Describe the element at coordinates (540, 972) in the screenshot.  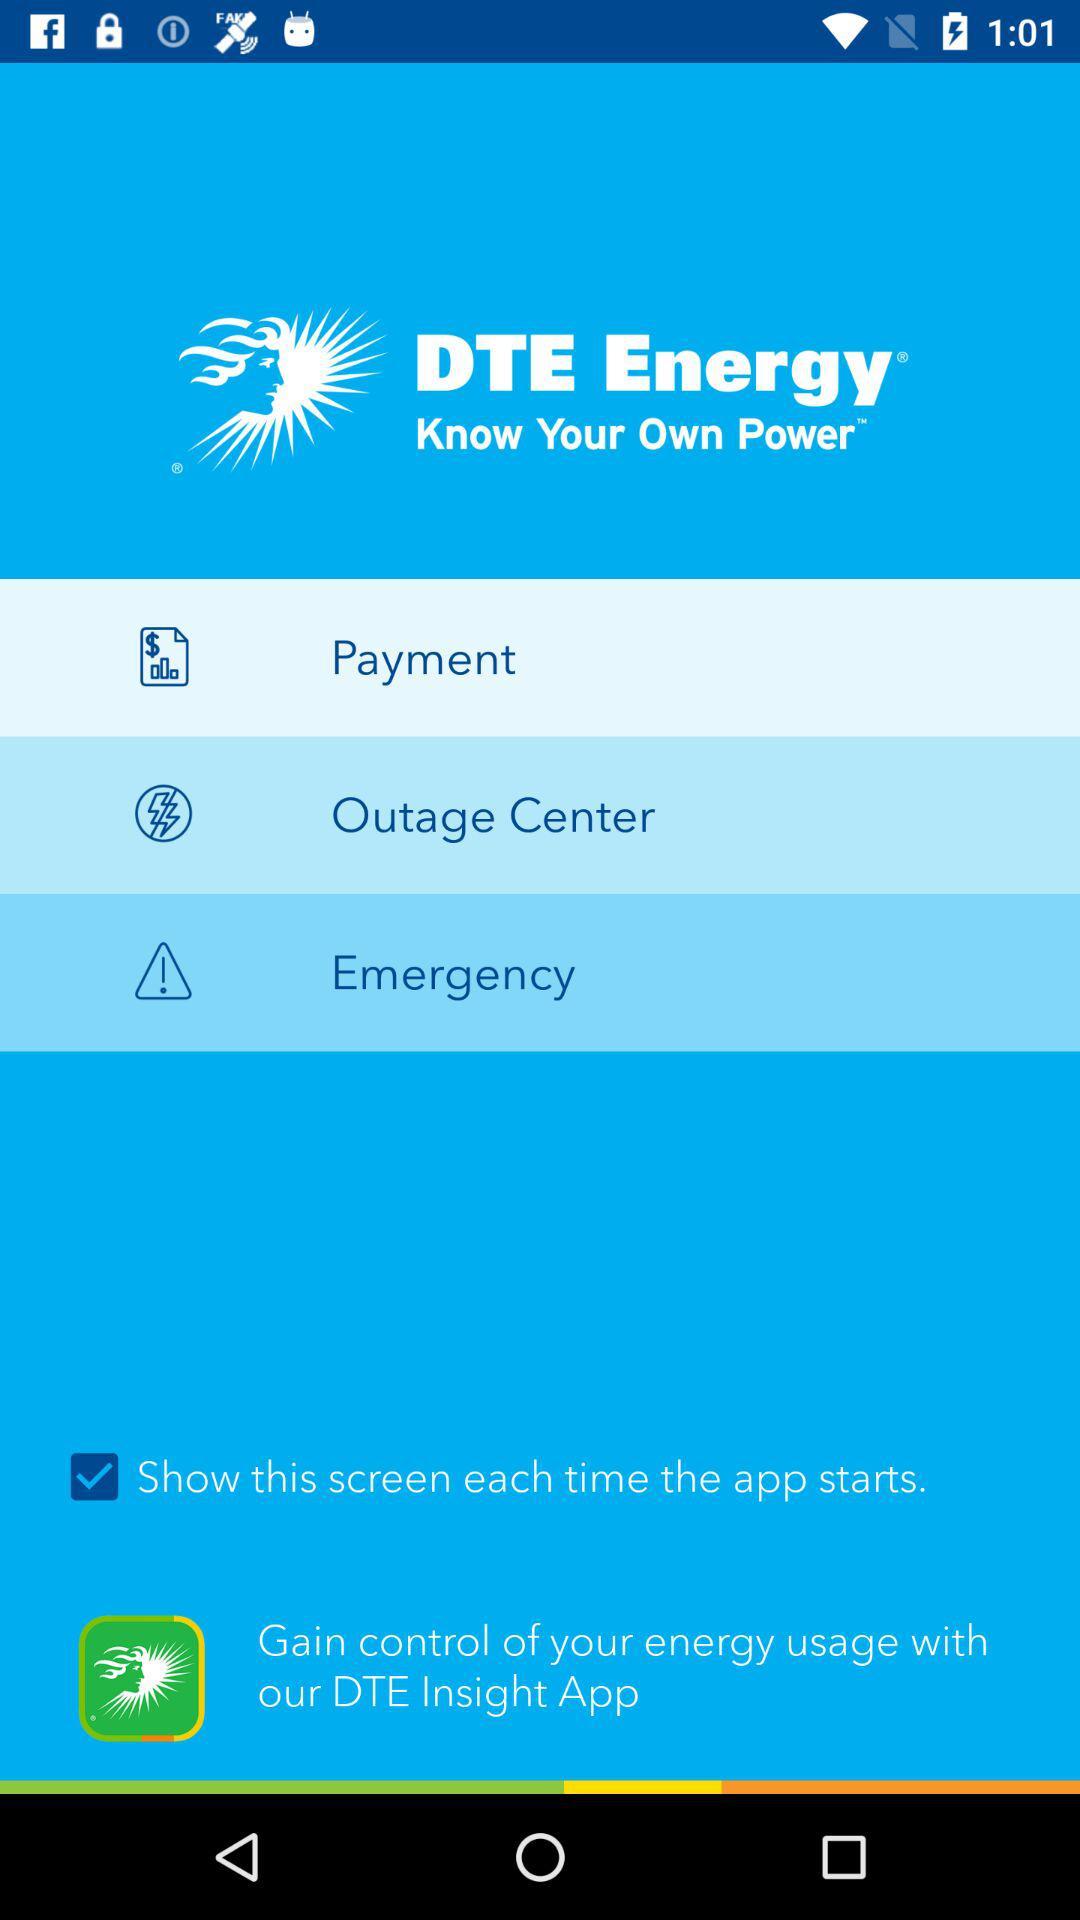
I see `the emergency item` at that location.